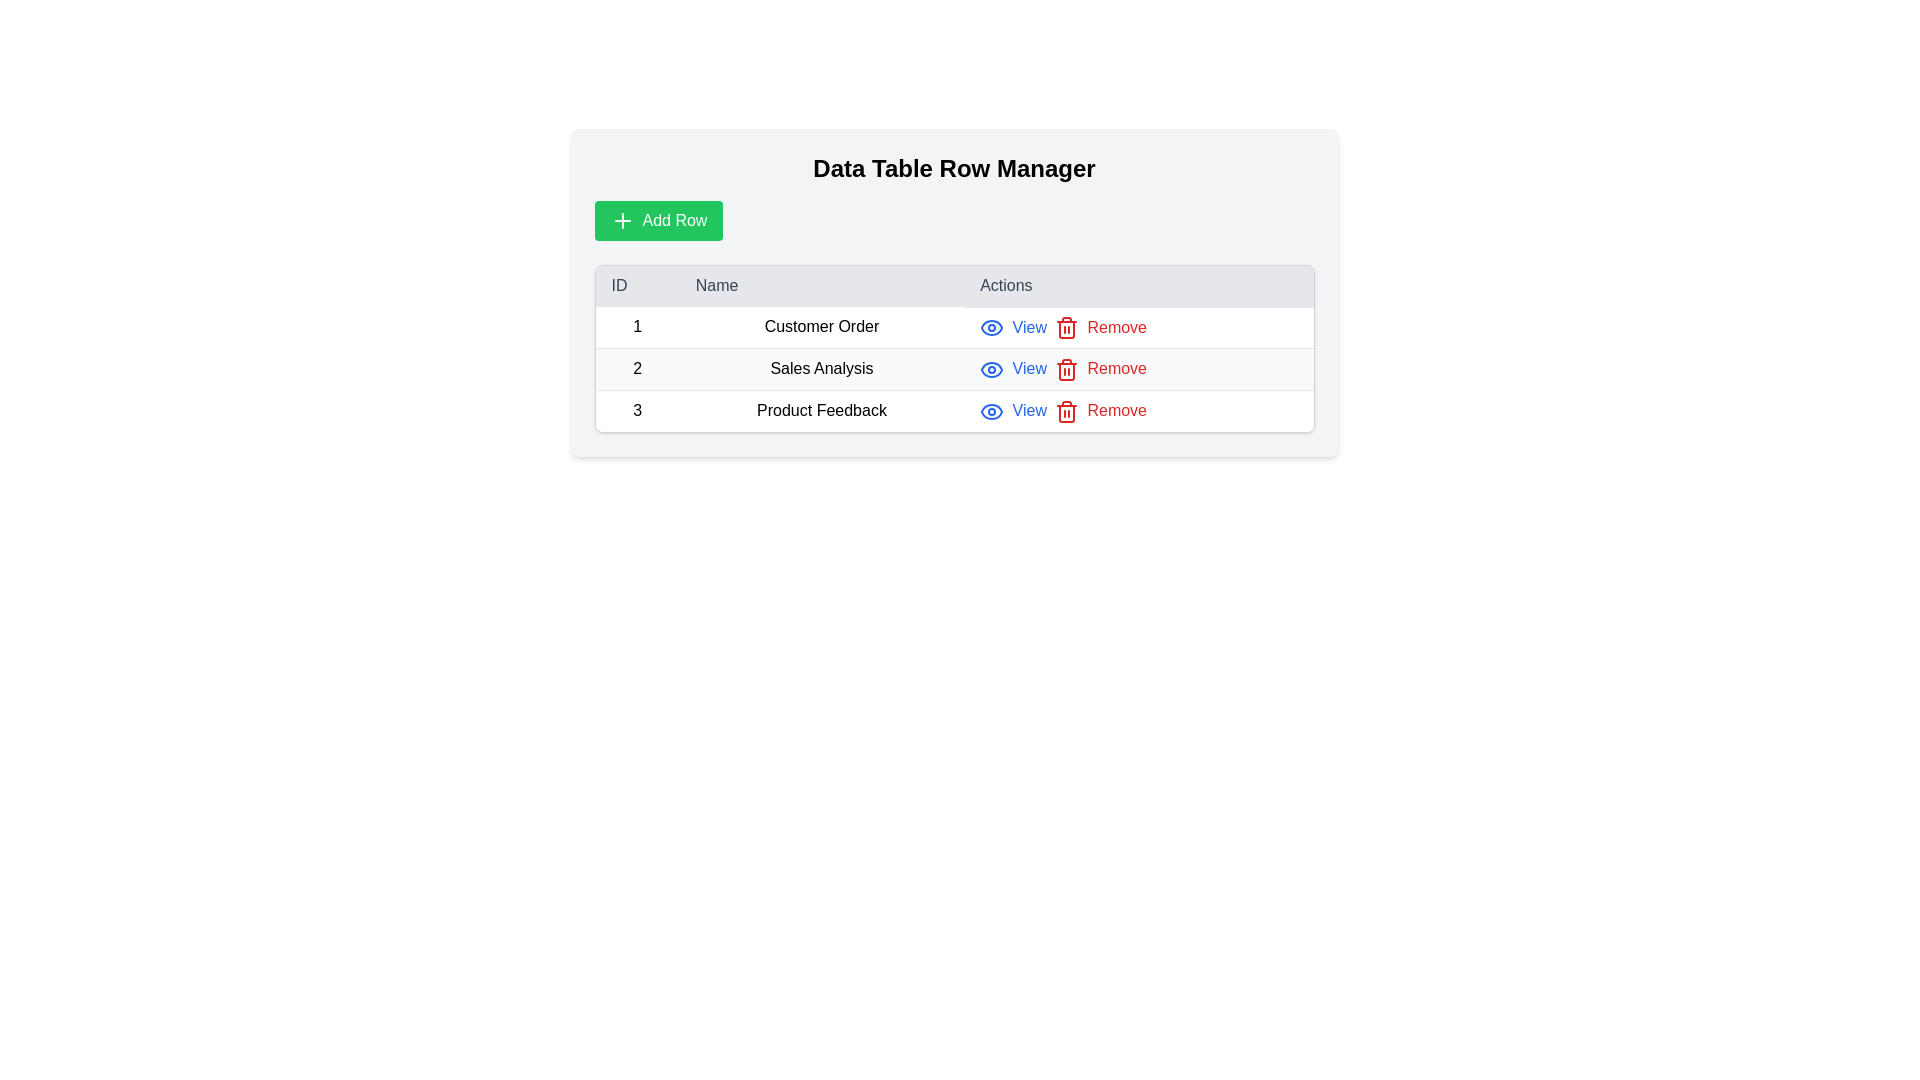 The height and width of the screenshot is (1080, 1920). I want to click on the 'View' or 'Remove' button in the third row of the table, so click(953, 409).